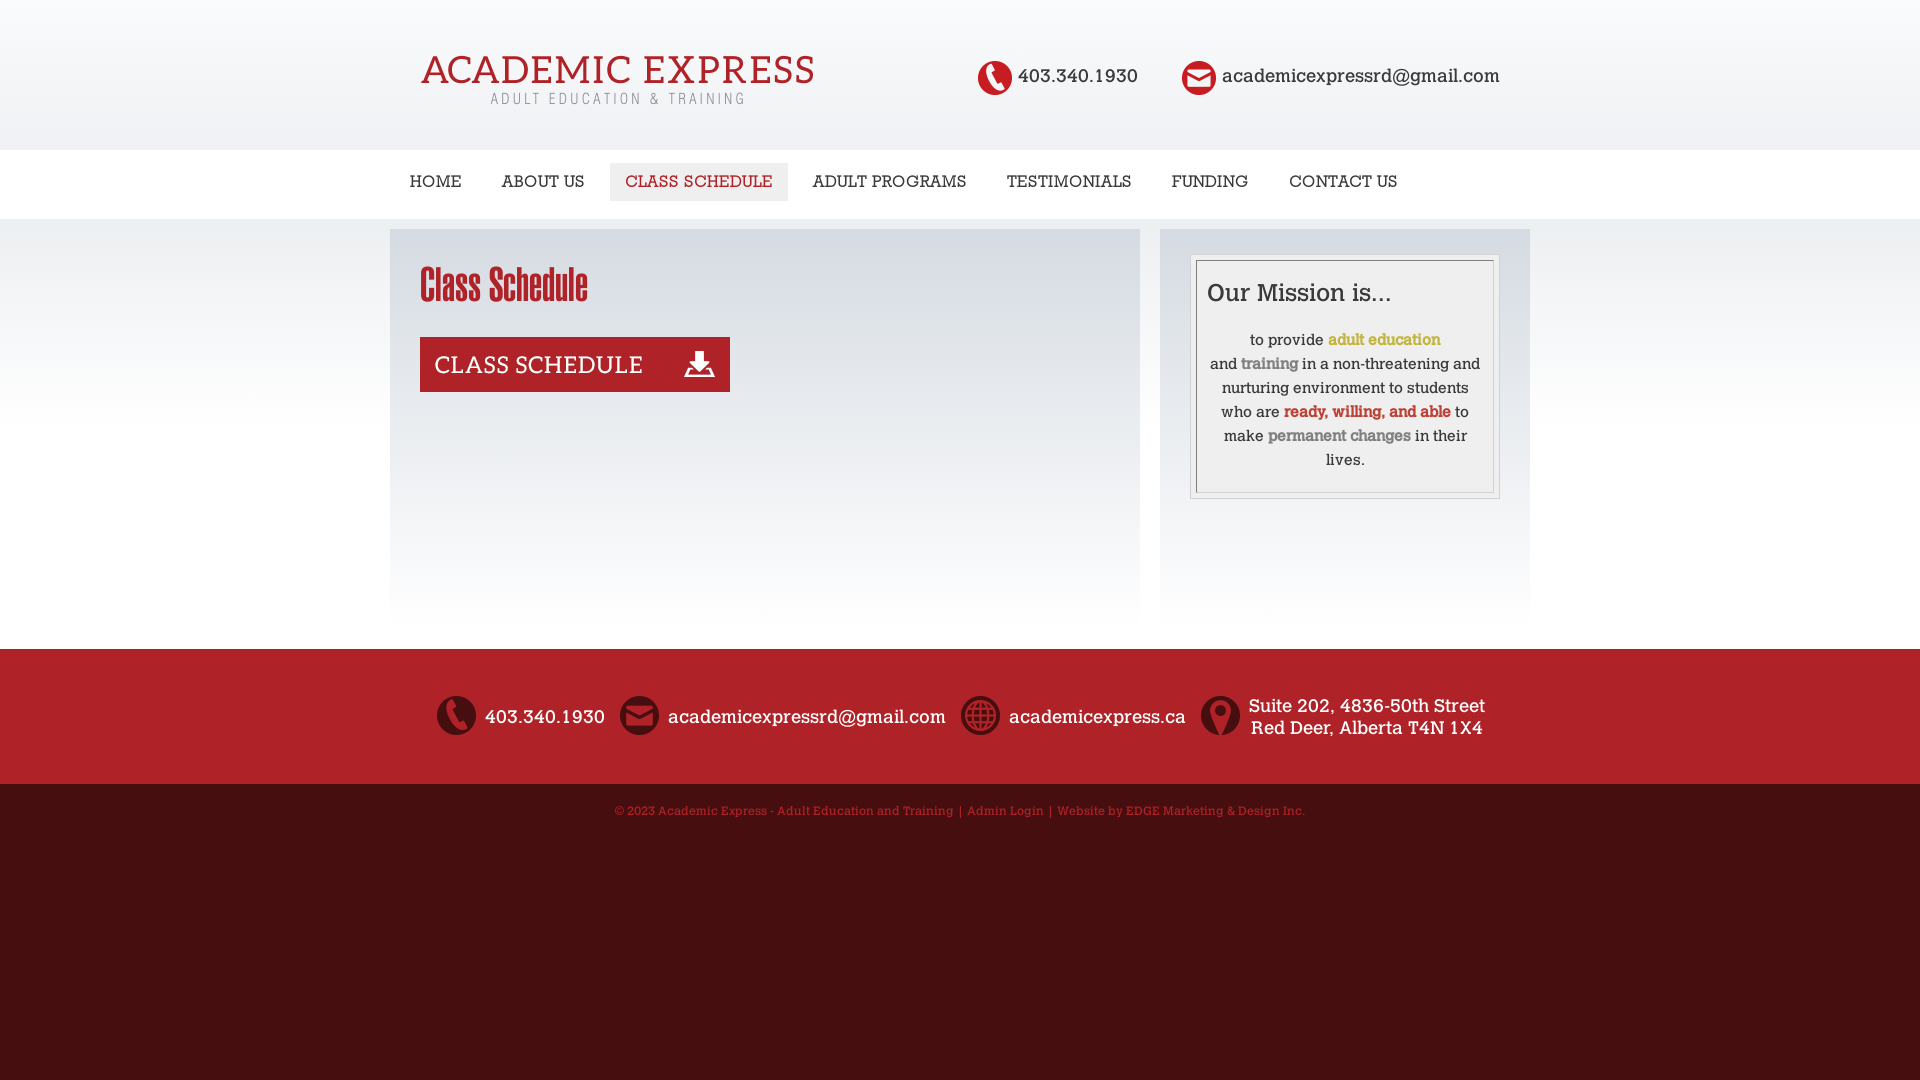  What do you see at coordinates (888, 181) in the screenshot?
I see `'ADULT PROGRAMS'` at bounding box center [888, 181].